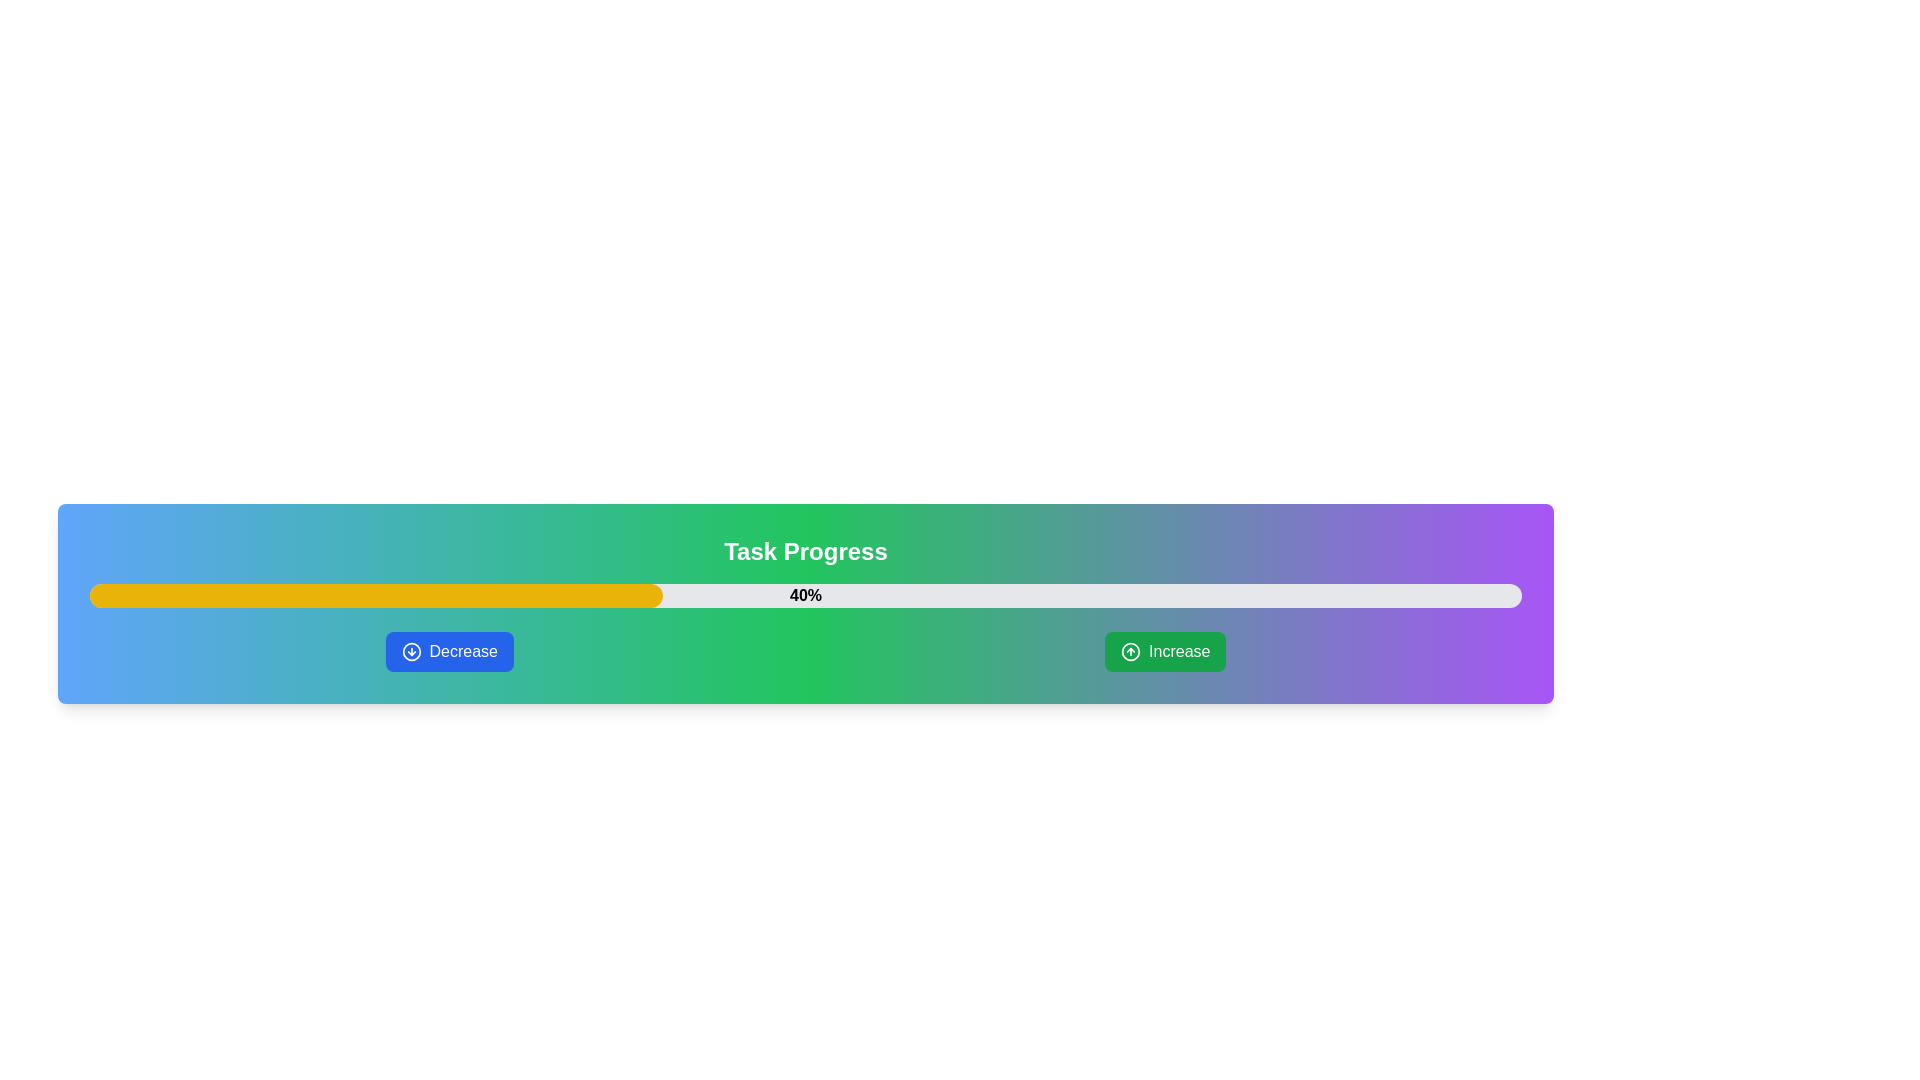  What do you see at coordinates (1165, 651) in the screenshot?
I see `the rightmost button that increments a value when clicked to increase the value` at bounding box center [1165, 651].